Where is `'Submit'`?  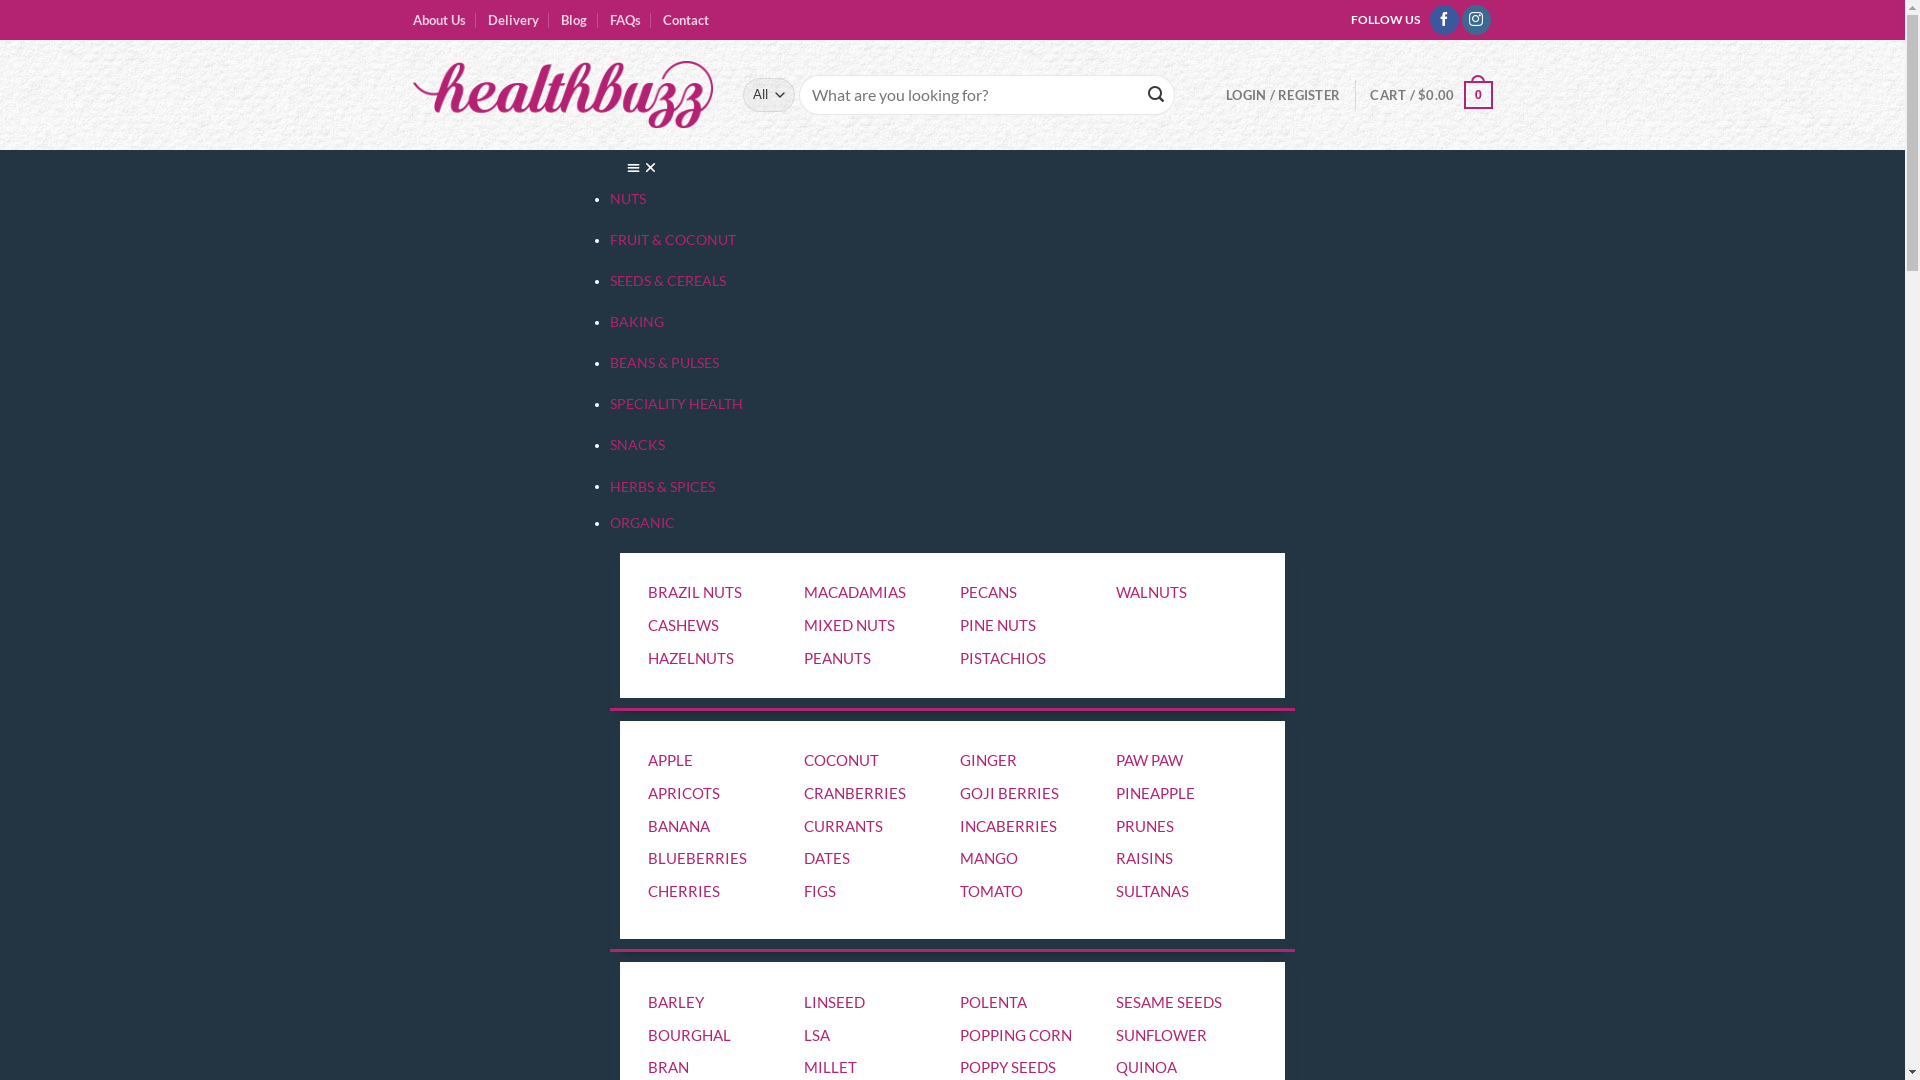
'Submit' is located at coordinates (51, 19).